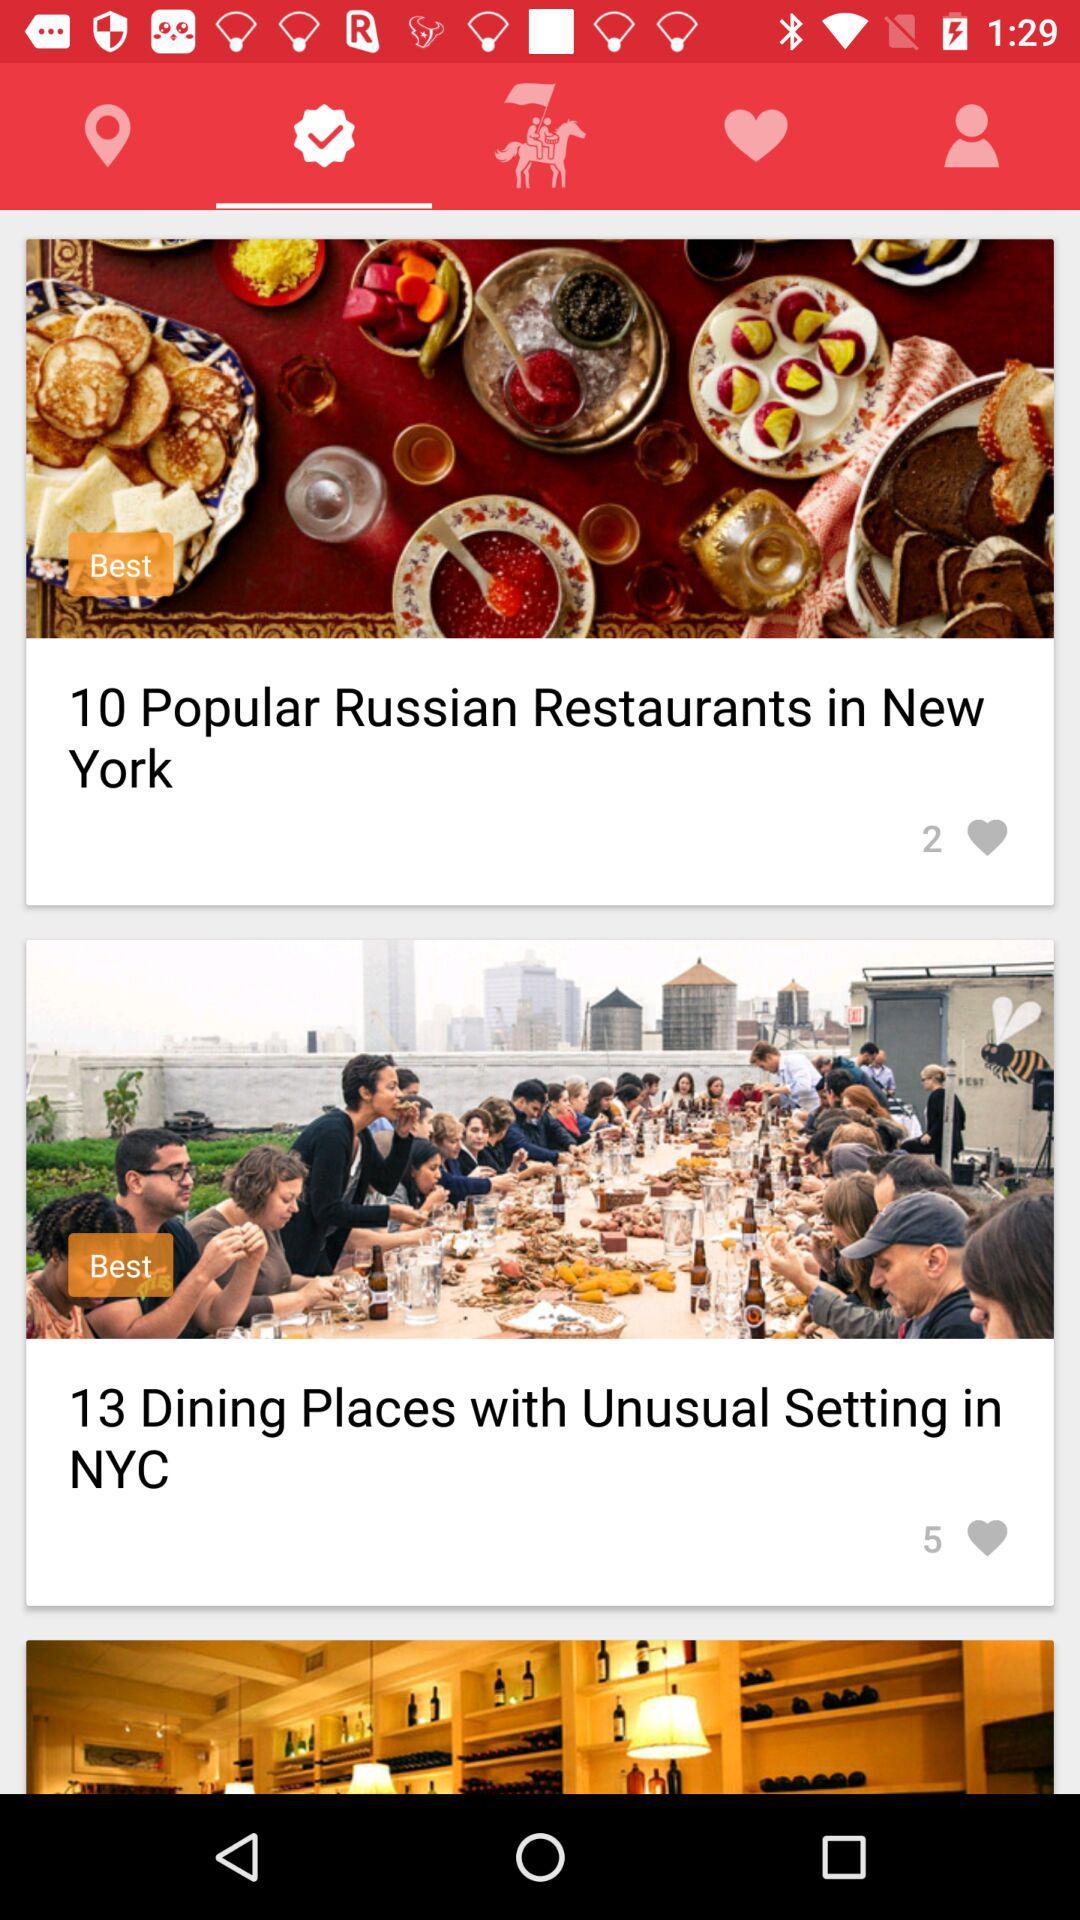 This screenshot has width=1080, height=1920. Describe the element at coordinates (965, 1537) in the screenshot. I see `5 icon` at that location.